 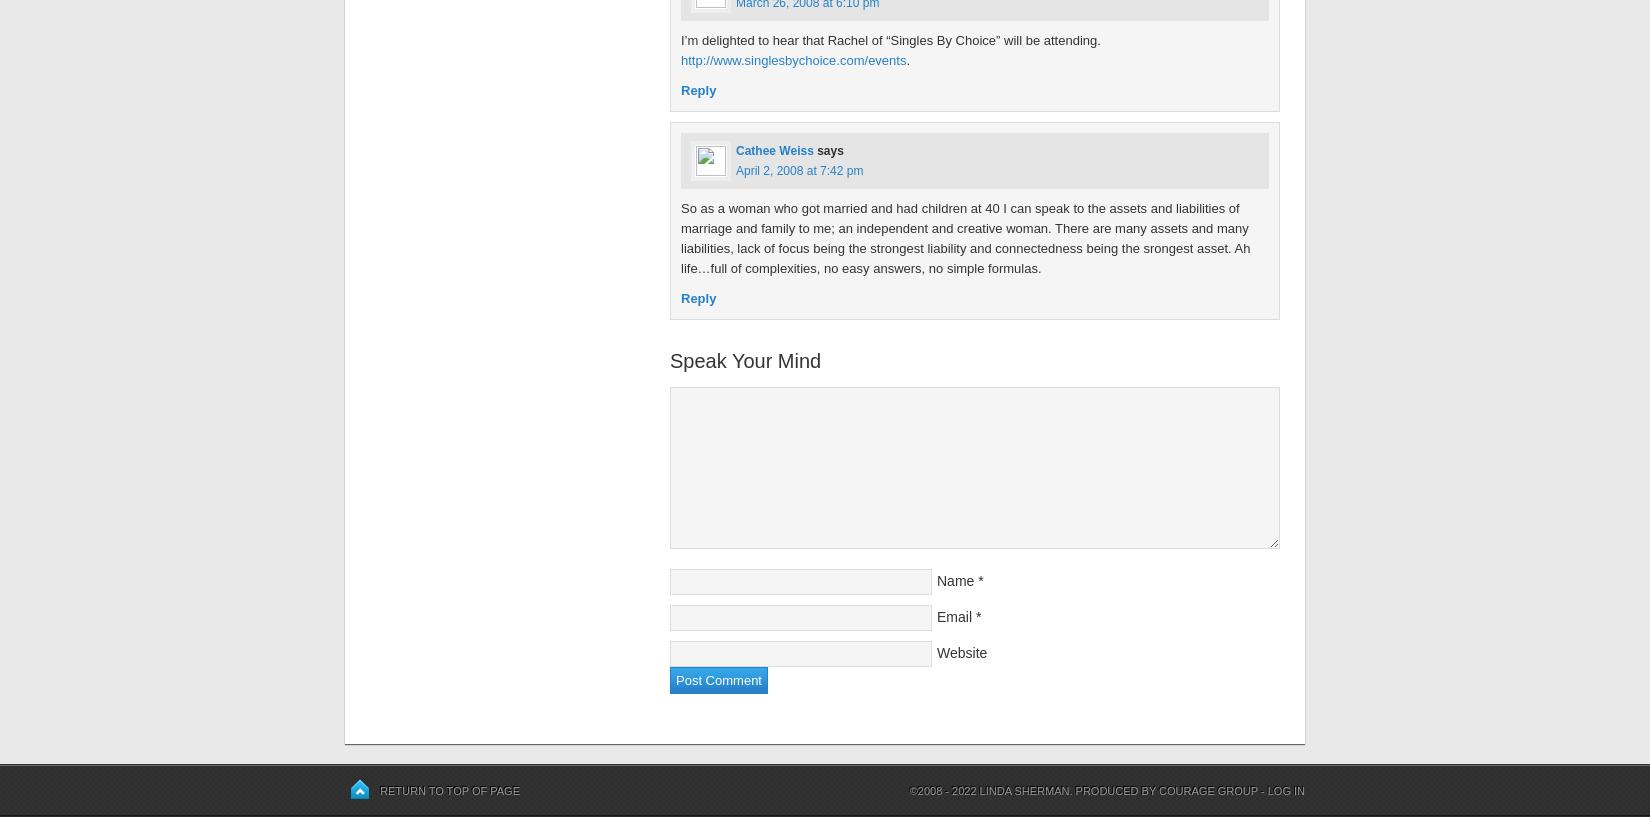 I want to click on '-', so click(x=1255, y=791).